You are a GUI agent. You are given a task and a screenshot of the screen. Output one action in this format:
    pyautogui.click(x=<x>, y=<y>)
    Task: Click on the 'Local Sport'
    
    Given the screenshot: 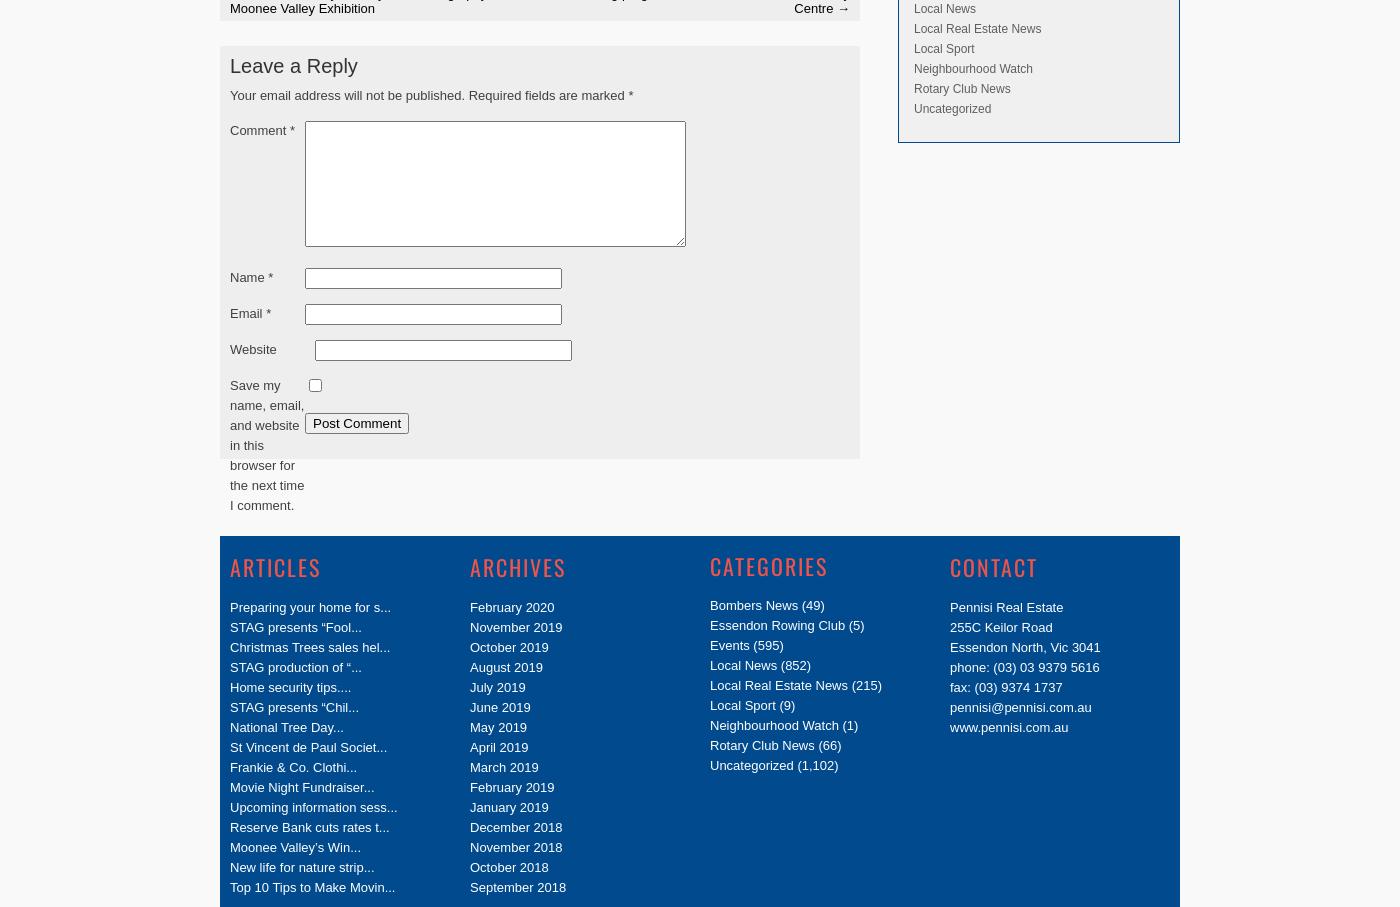 What is the action you would take?
    pyautogui.click(x=944, y=47)
    